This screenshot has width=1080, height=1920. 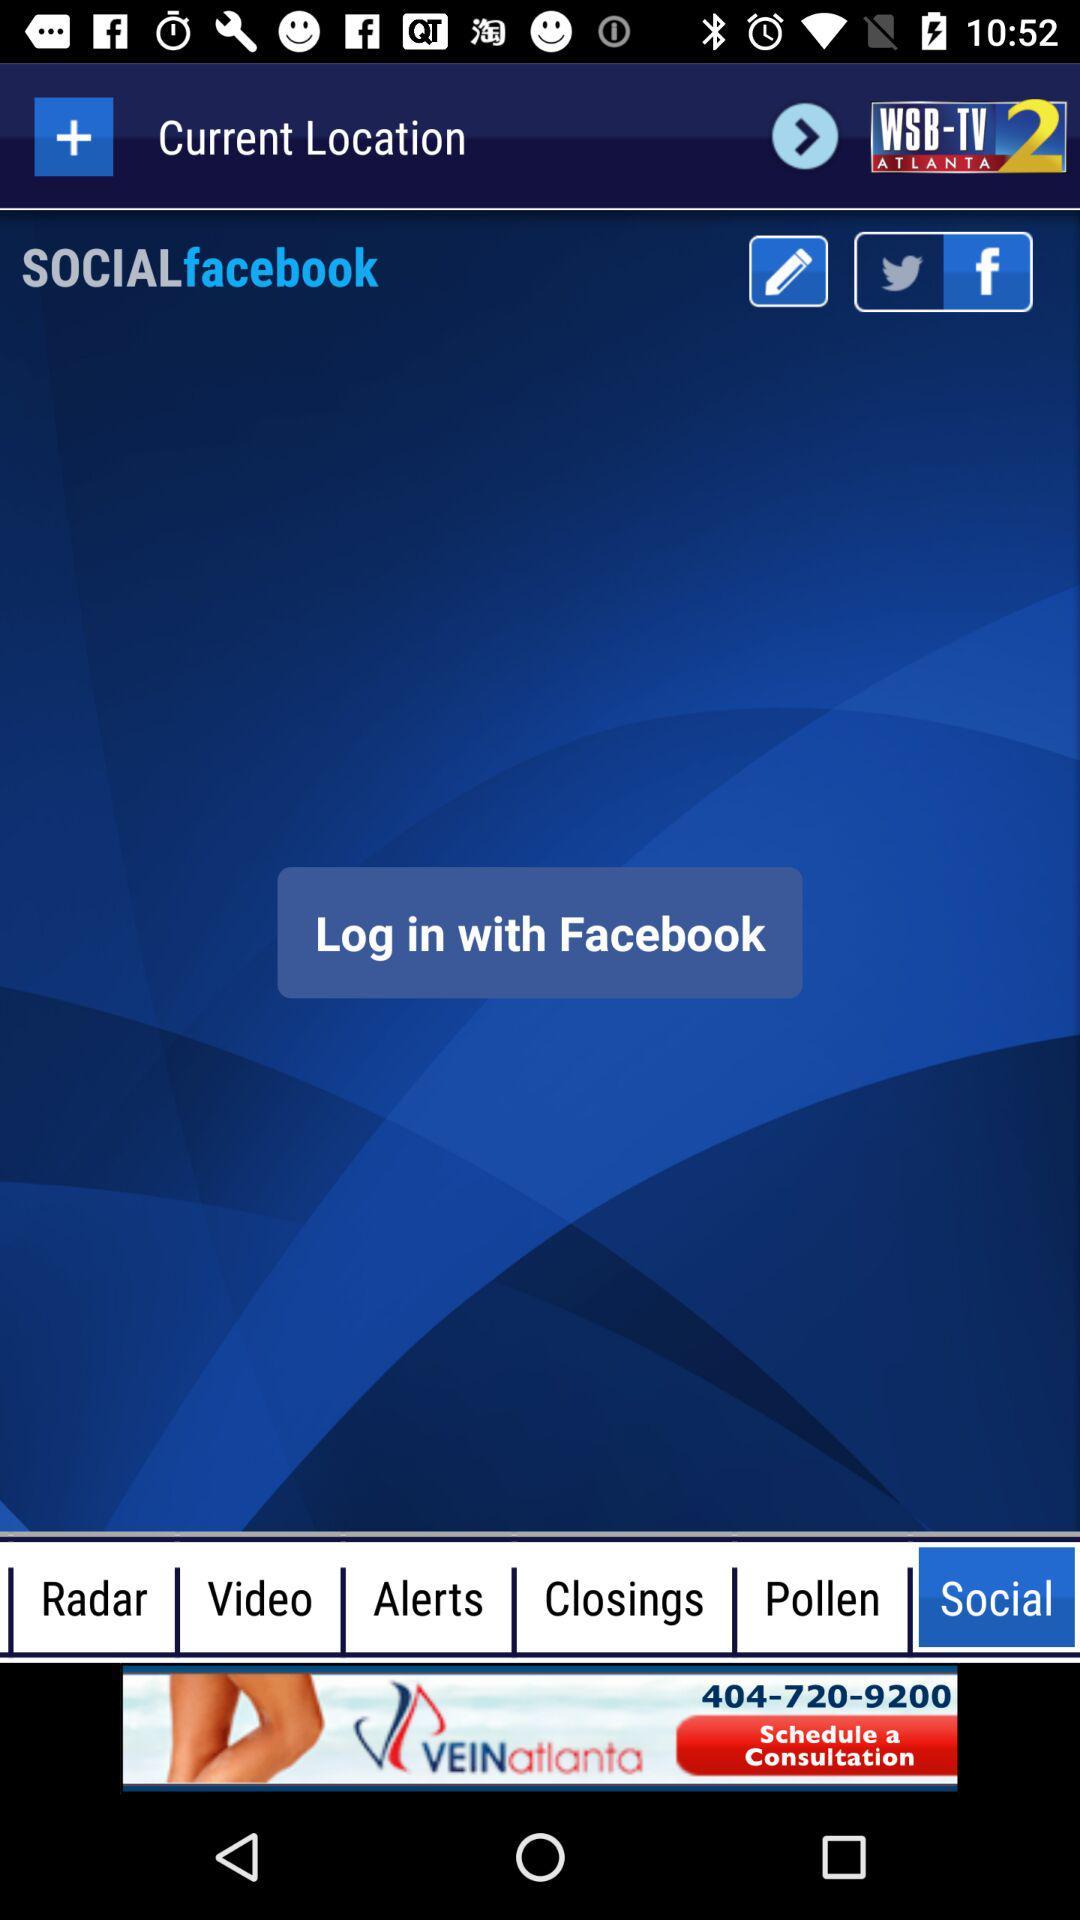 I want to click on the arrow_forward icon, so click(x=804, y=135).